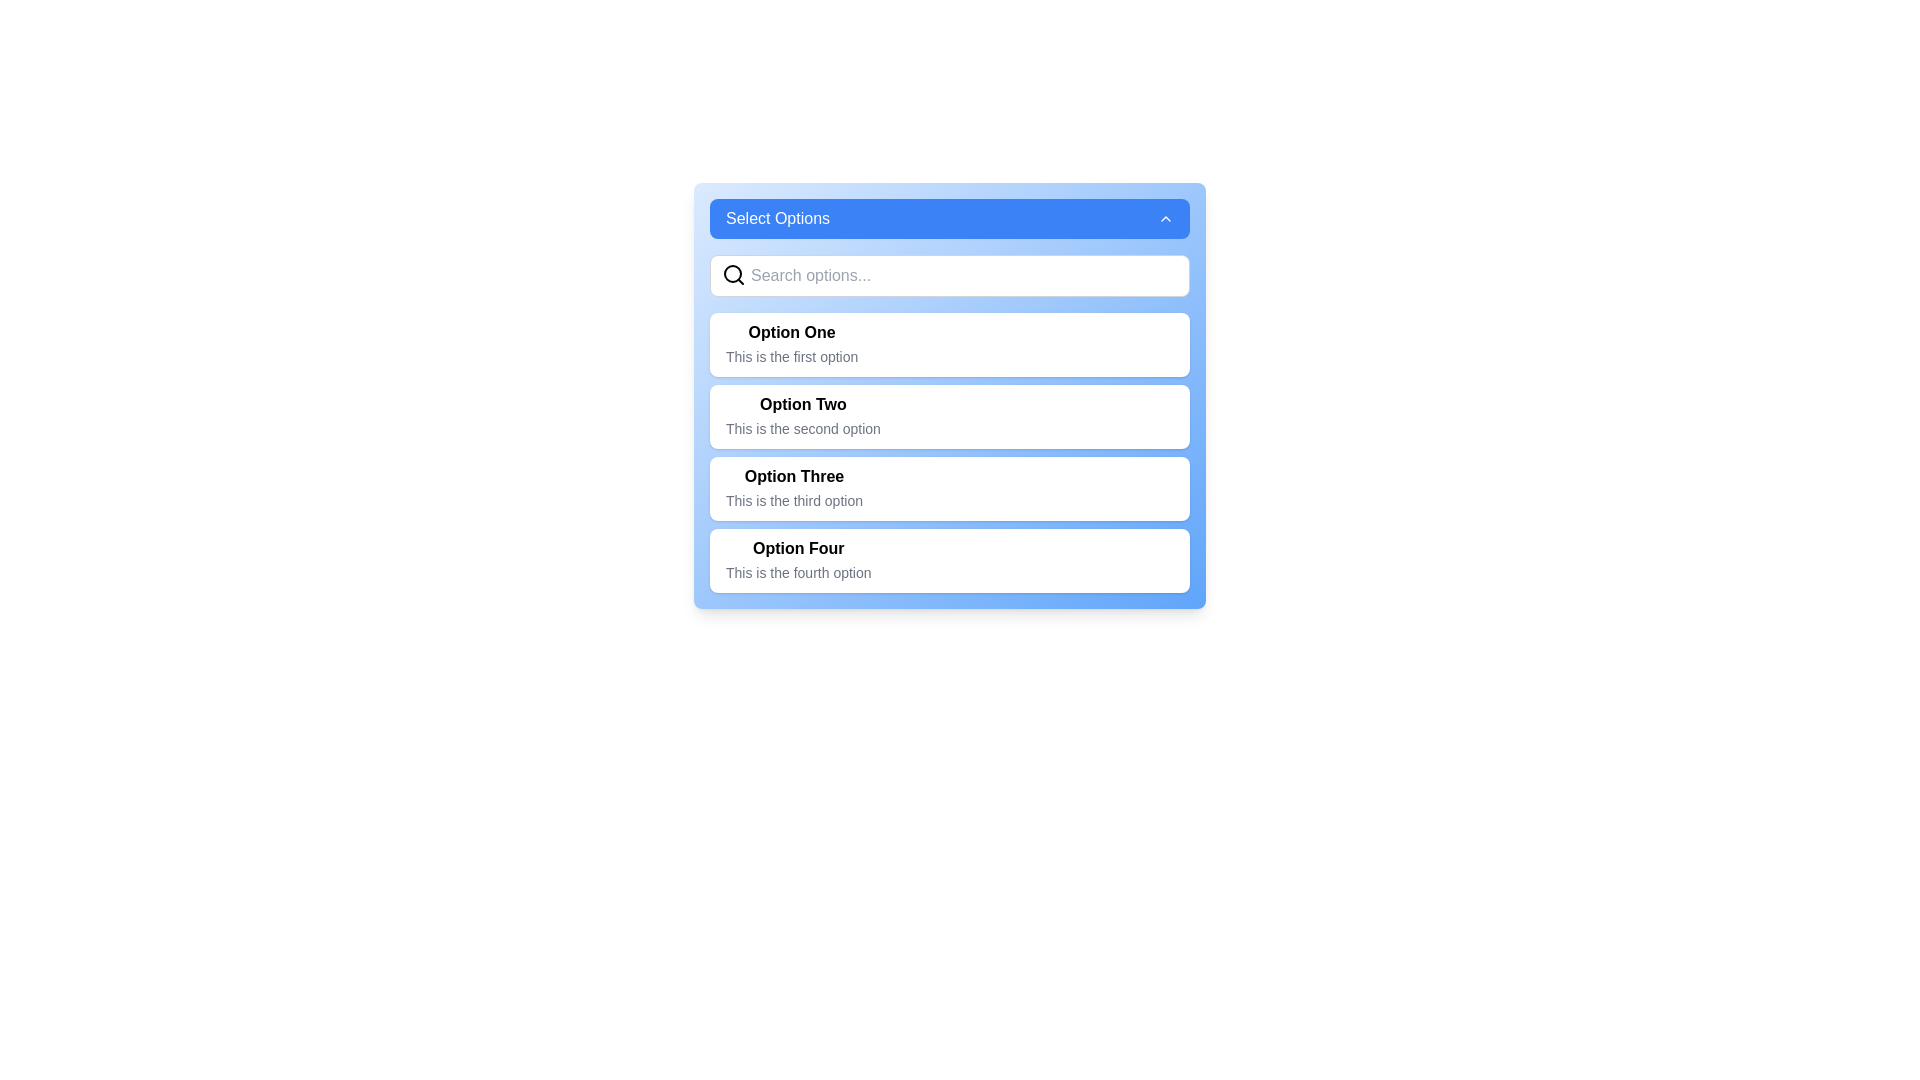  I want to click on the list item styled with a white background and light blue border that contains the title 'Option Two', so click(949, 423).